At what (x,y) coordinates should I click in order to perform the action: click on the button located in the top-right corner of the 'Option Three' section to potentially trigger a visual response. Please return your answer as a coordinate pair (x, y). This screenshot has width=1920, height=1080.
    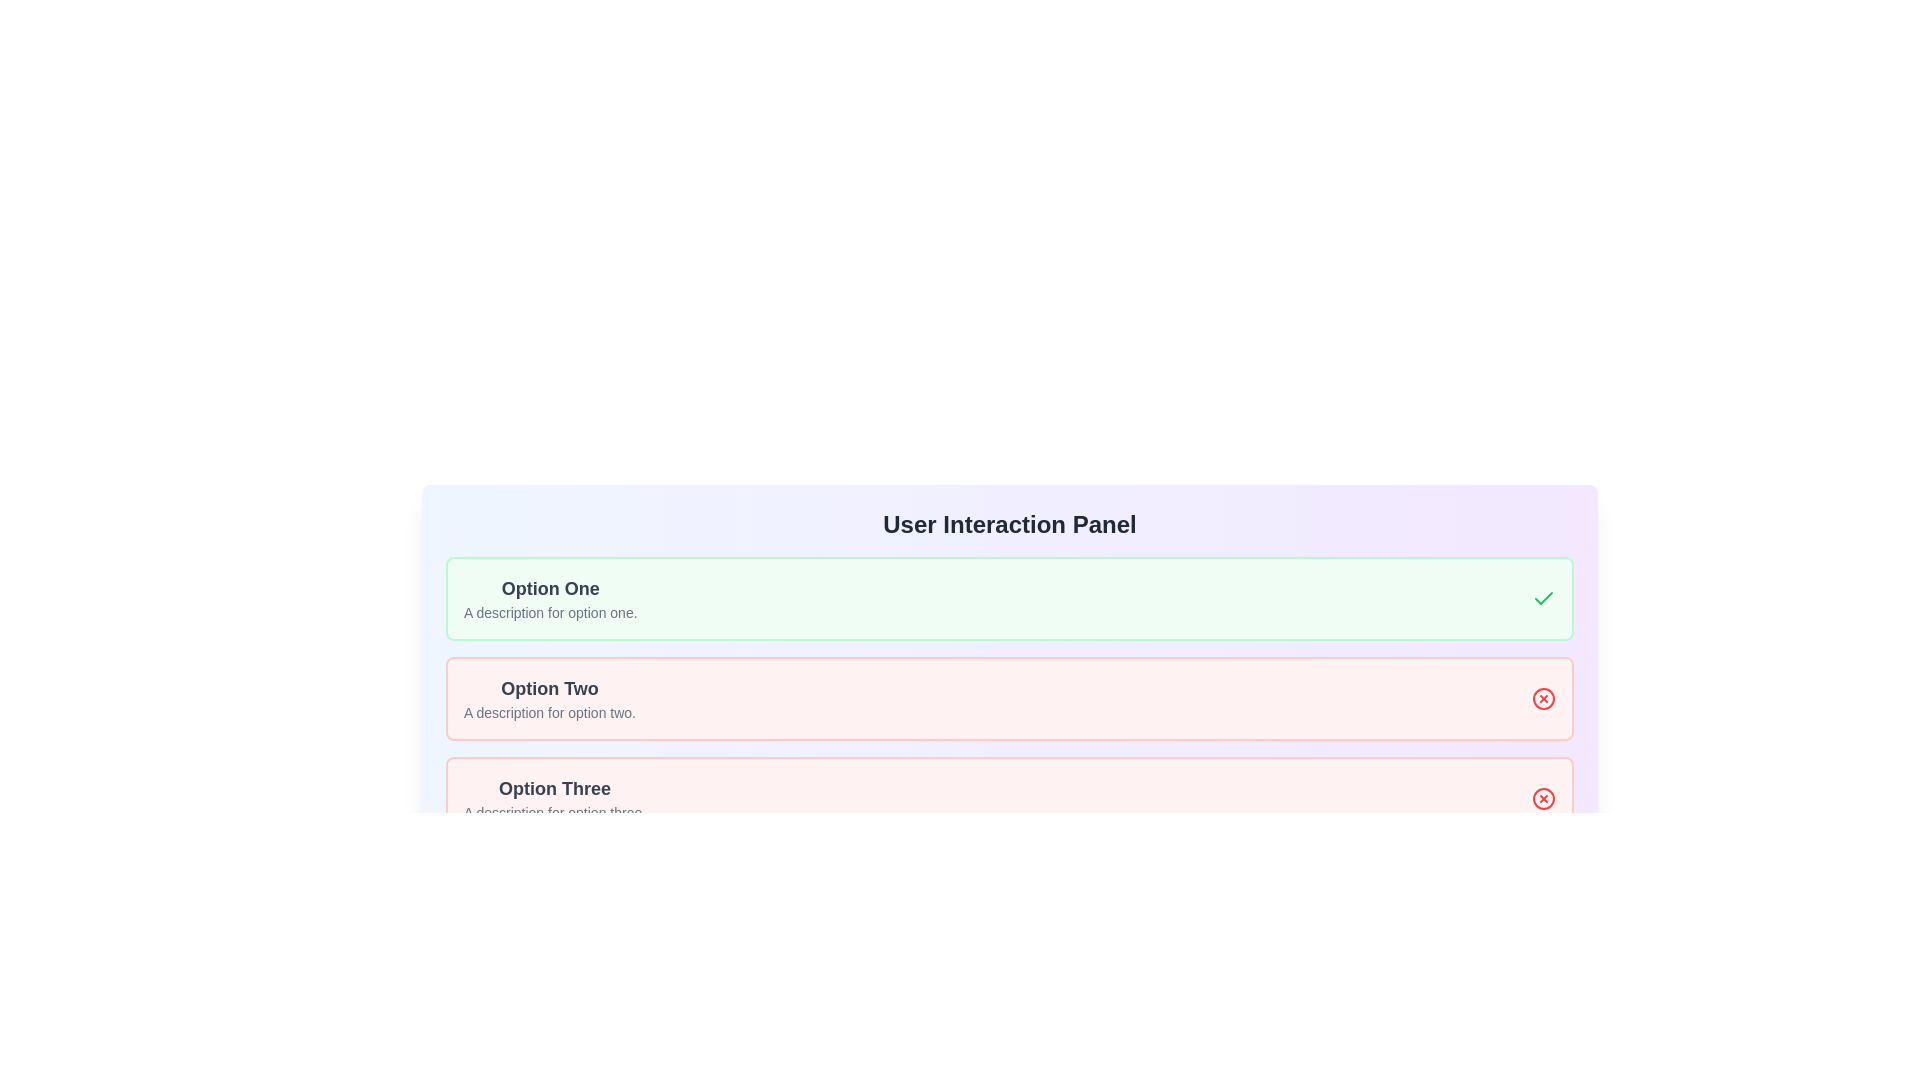
    Looking at the image, I should click on (1543, 797).